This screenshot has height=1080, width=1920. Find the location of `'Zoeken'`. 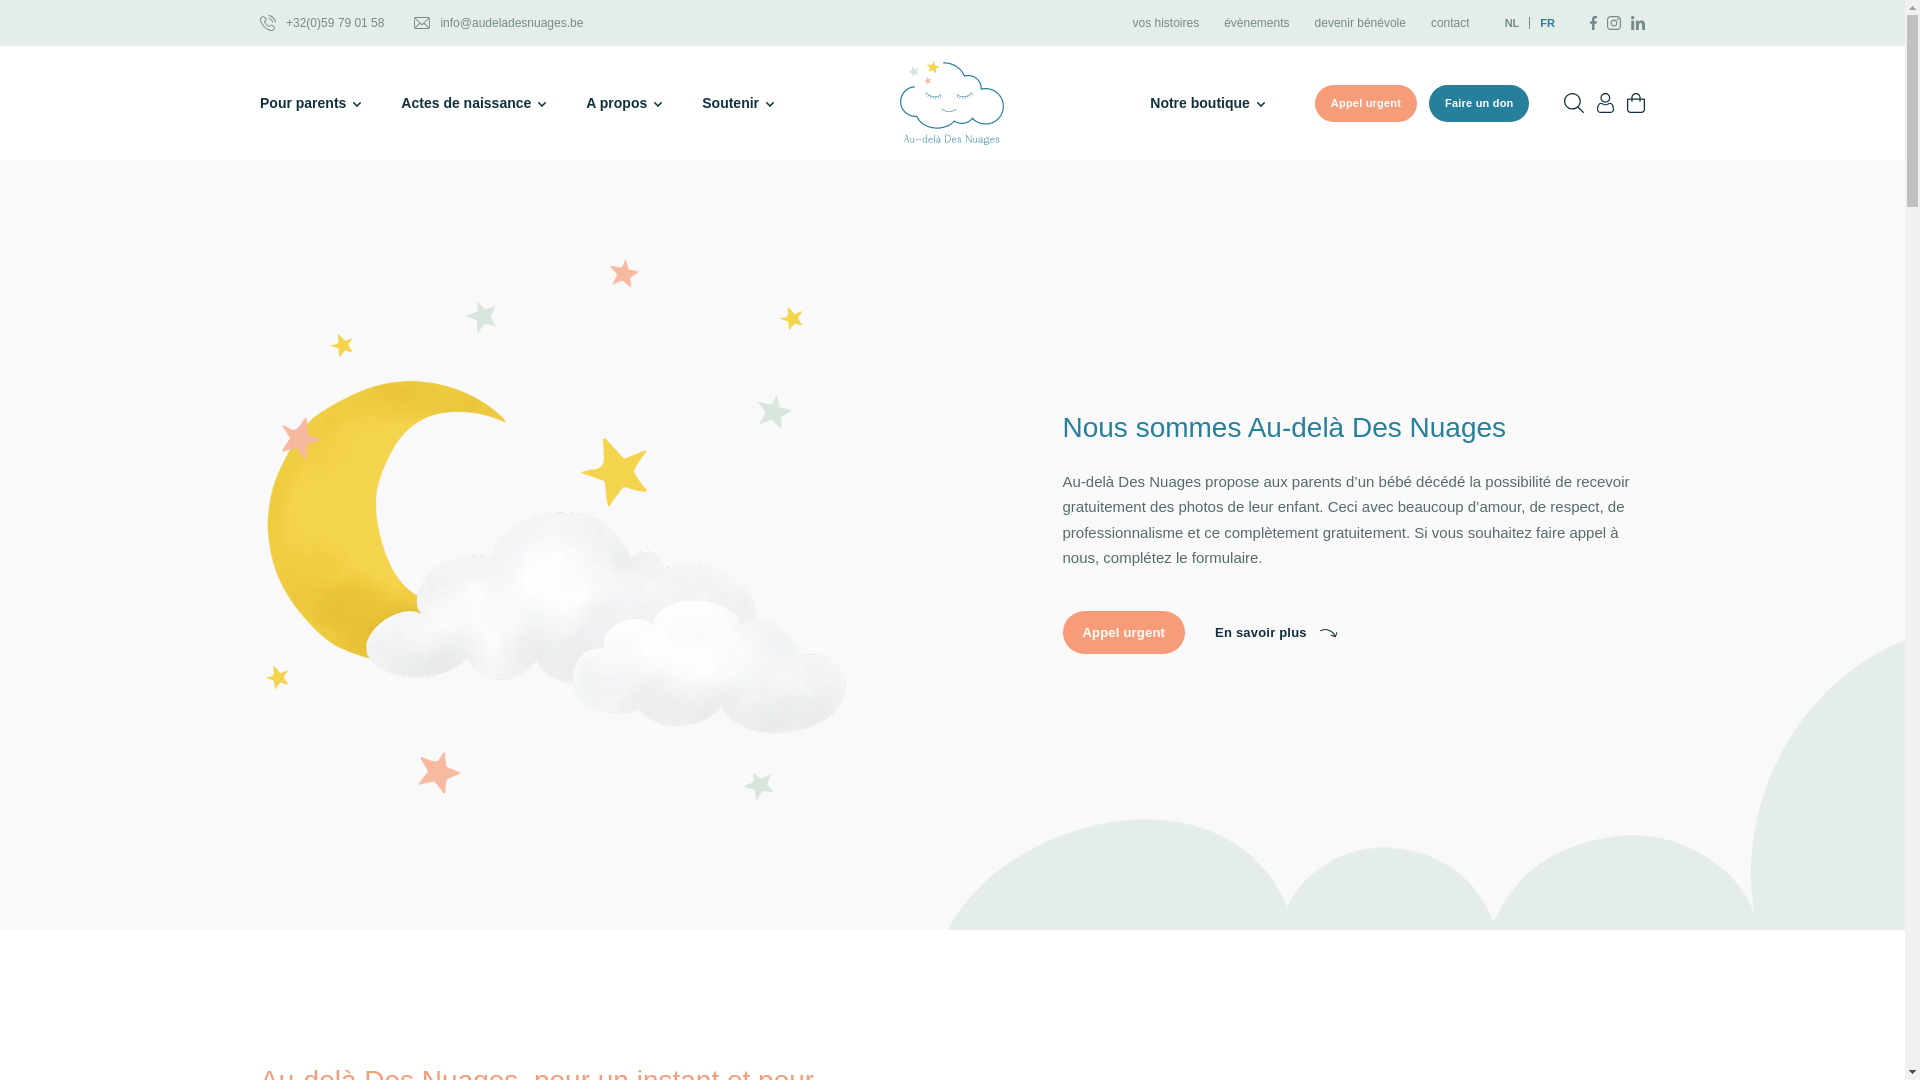

'Zoeken' is located at coordinates (1573, 103).